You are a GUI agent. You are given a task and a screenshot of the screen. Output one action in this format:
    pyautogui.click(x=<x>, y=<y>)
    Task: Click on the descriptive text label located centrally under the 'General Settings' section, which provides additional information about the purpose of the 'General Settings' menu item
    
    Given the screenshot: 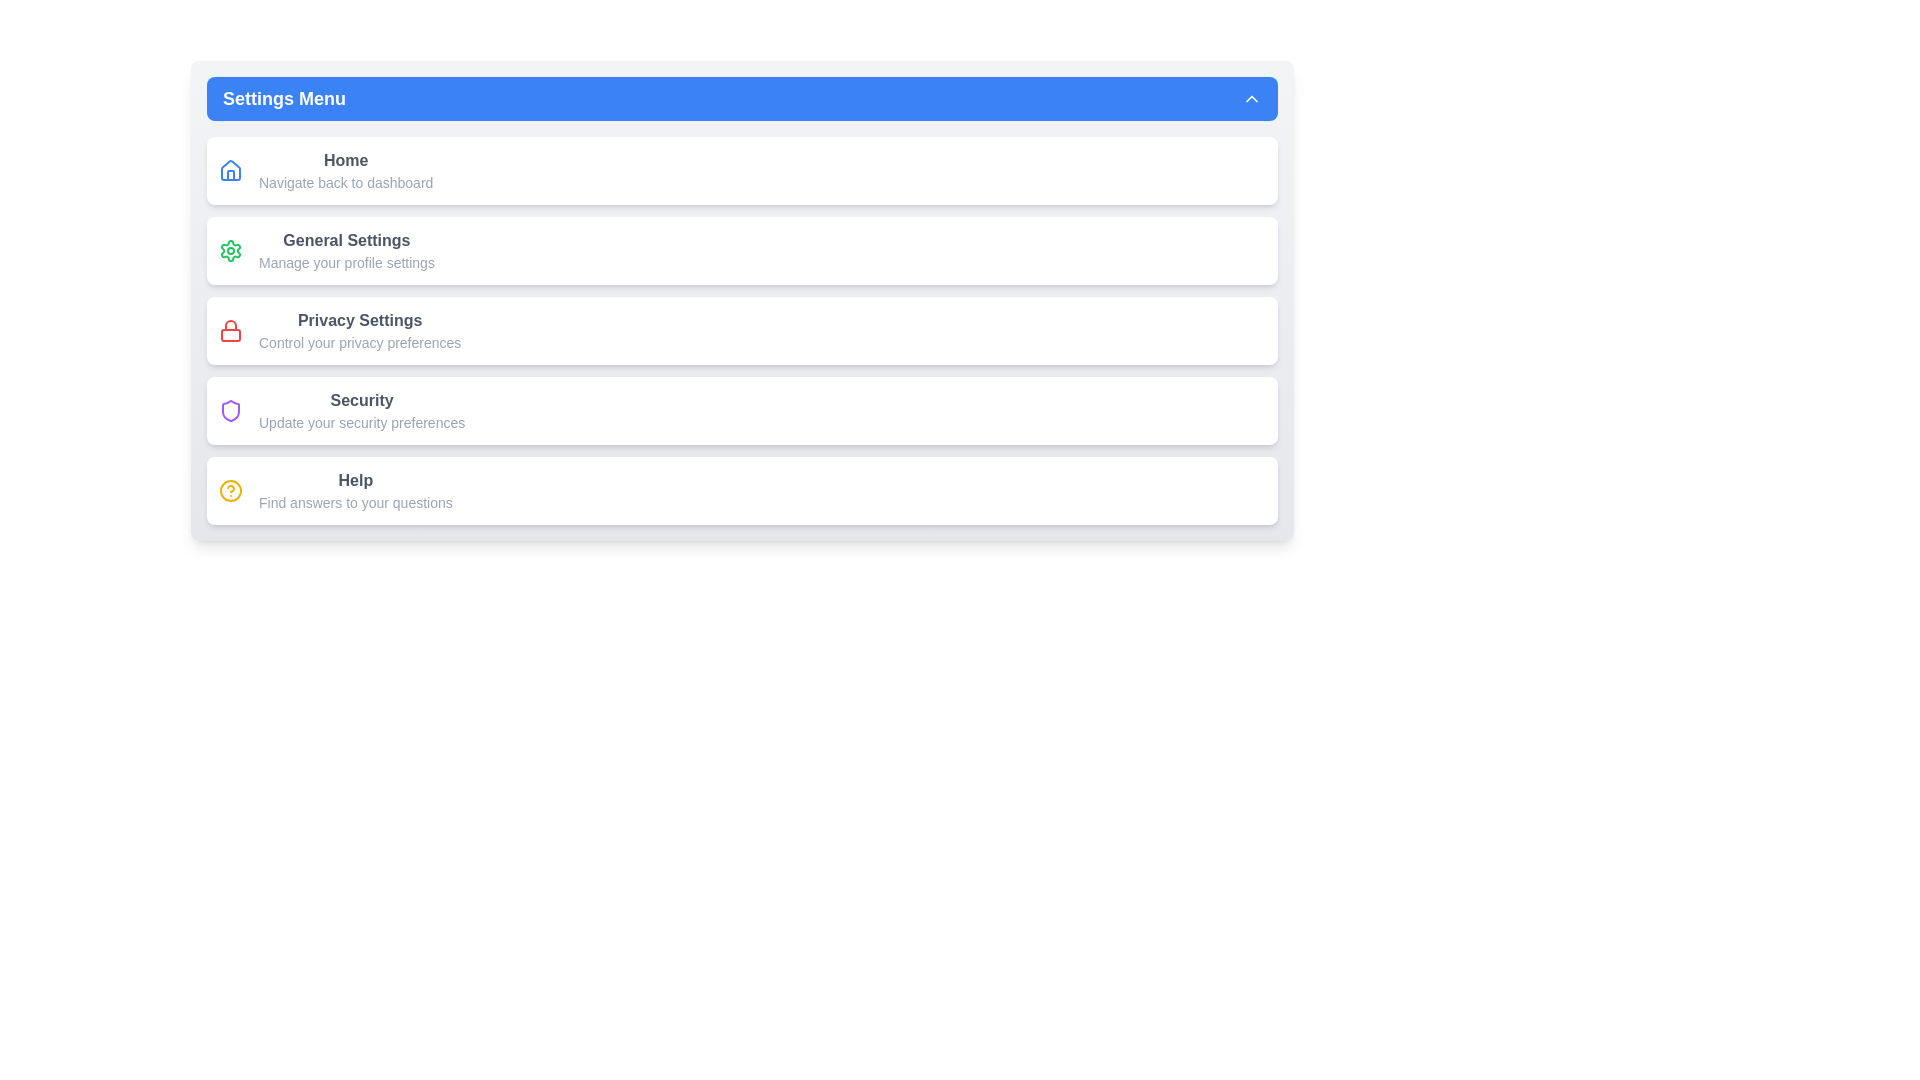 What is the action you would take?
    pyautogui.click(x=346, y=261)
    